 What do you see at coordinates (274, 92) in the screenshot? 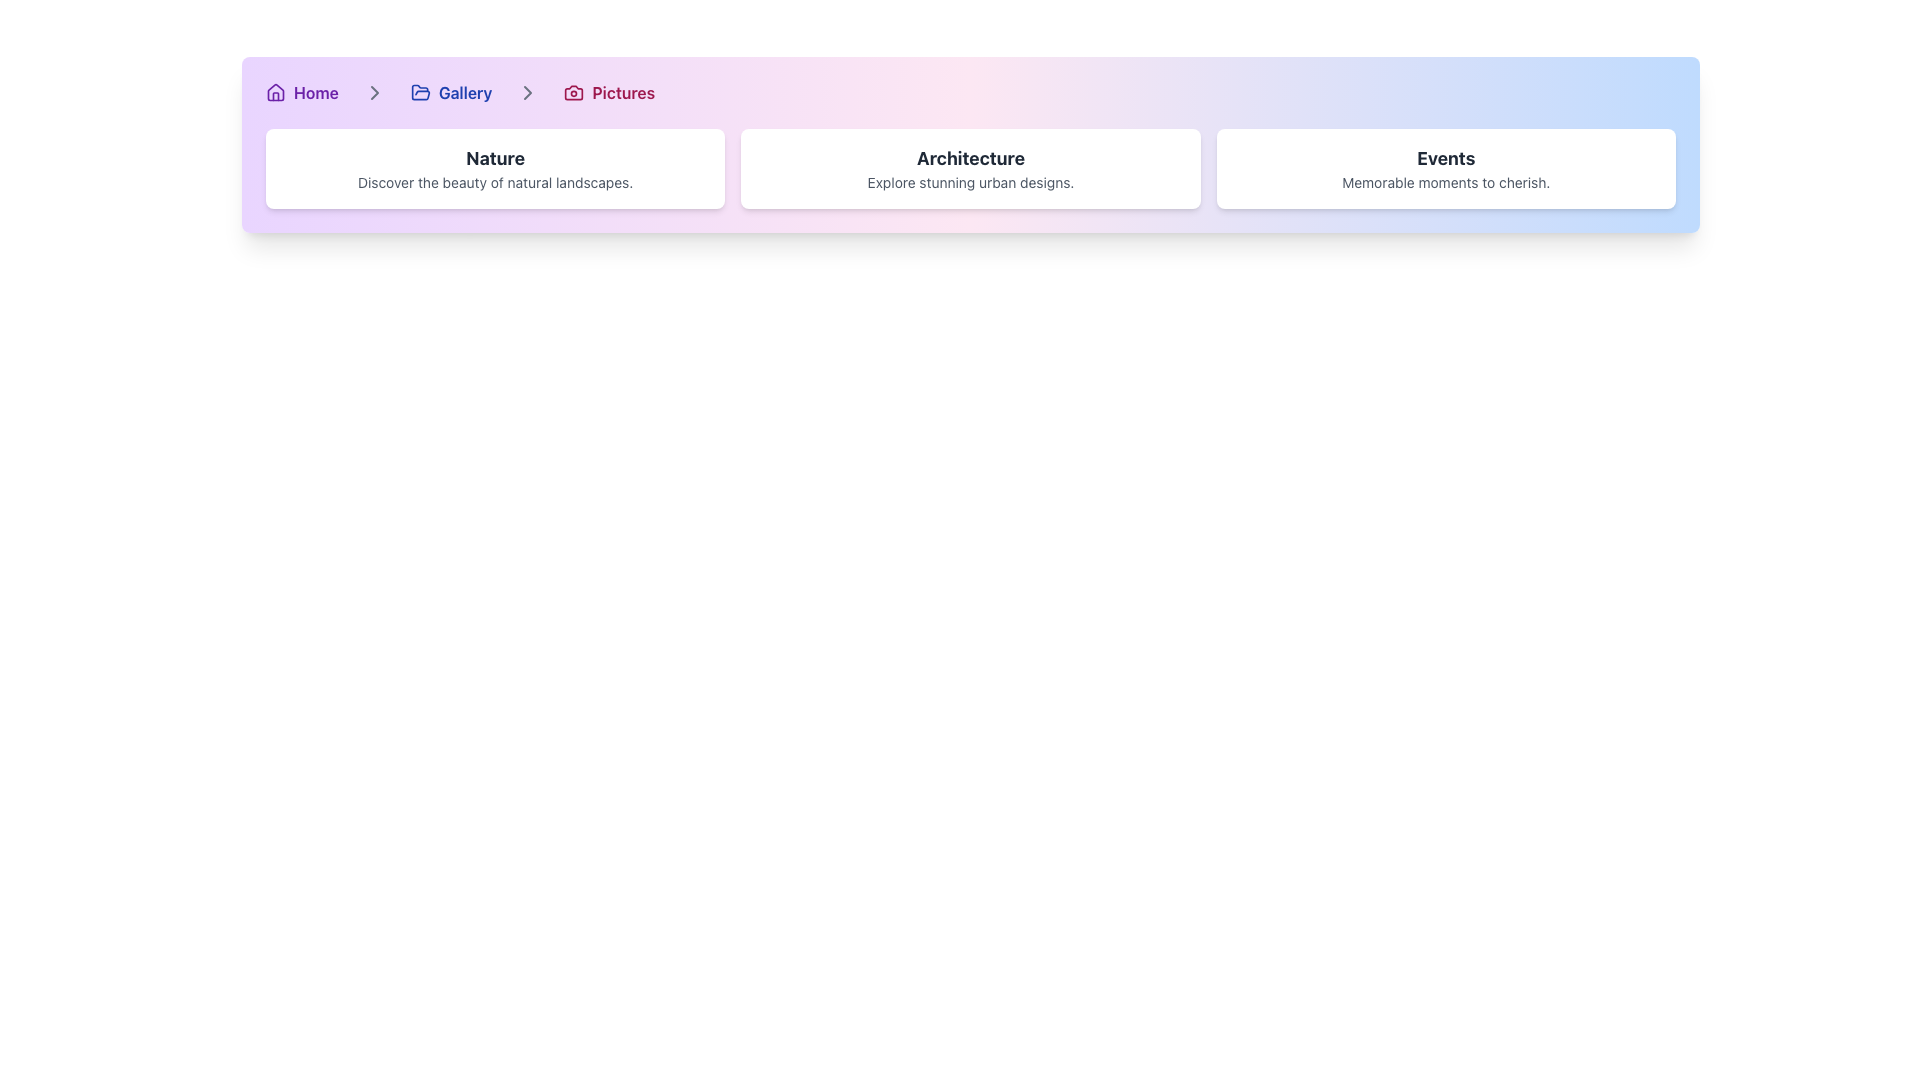
I see `the purple house icon located on the left side of the breadcrumb navigation bar` at bounding box center [274, 92].